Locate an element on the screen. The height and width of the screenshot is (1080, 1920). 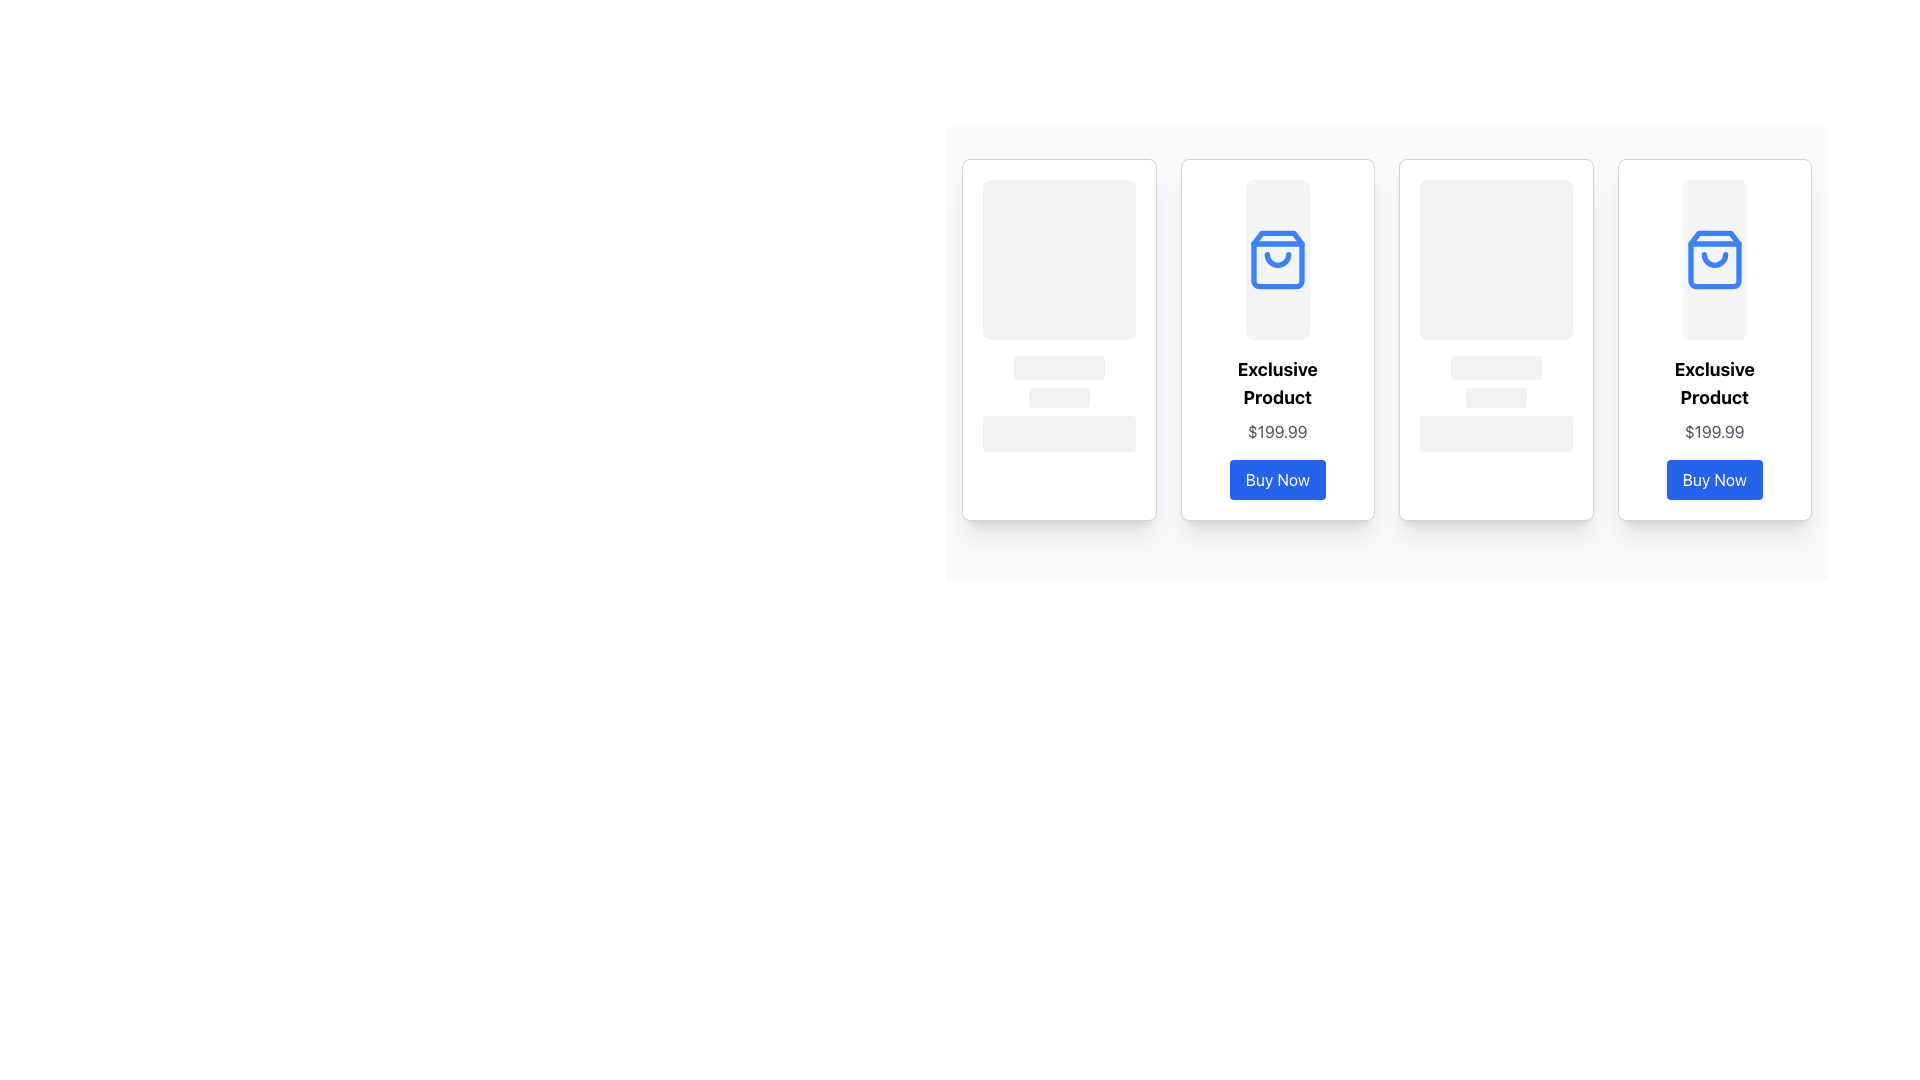
the shopping icon located in the second card of a horizontal card listing layout, which has a light gray background and rounded corners, to interact with the 'Buy Now' button below it is located at coordinates (1276, 258).